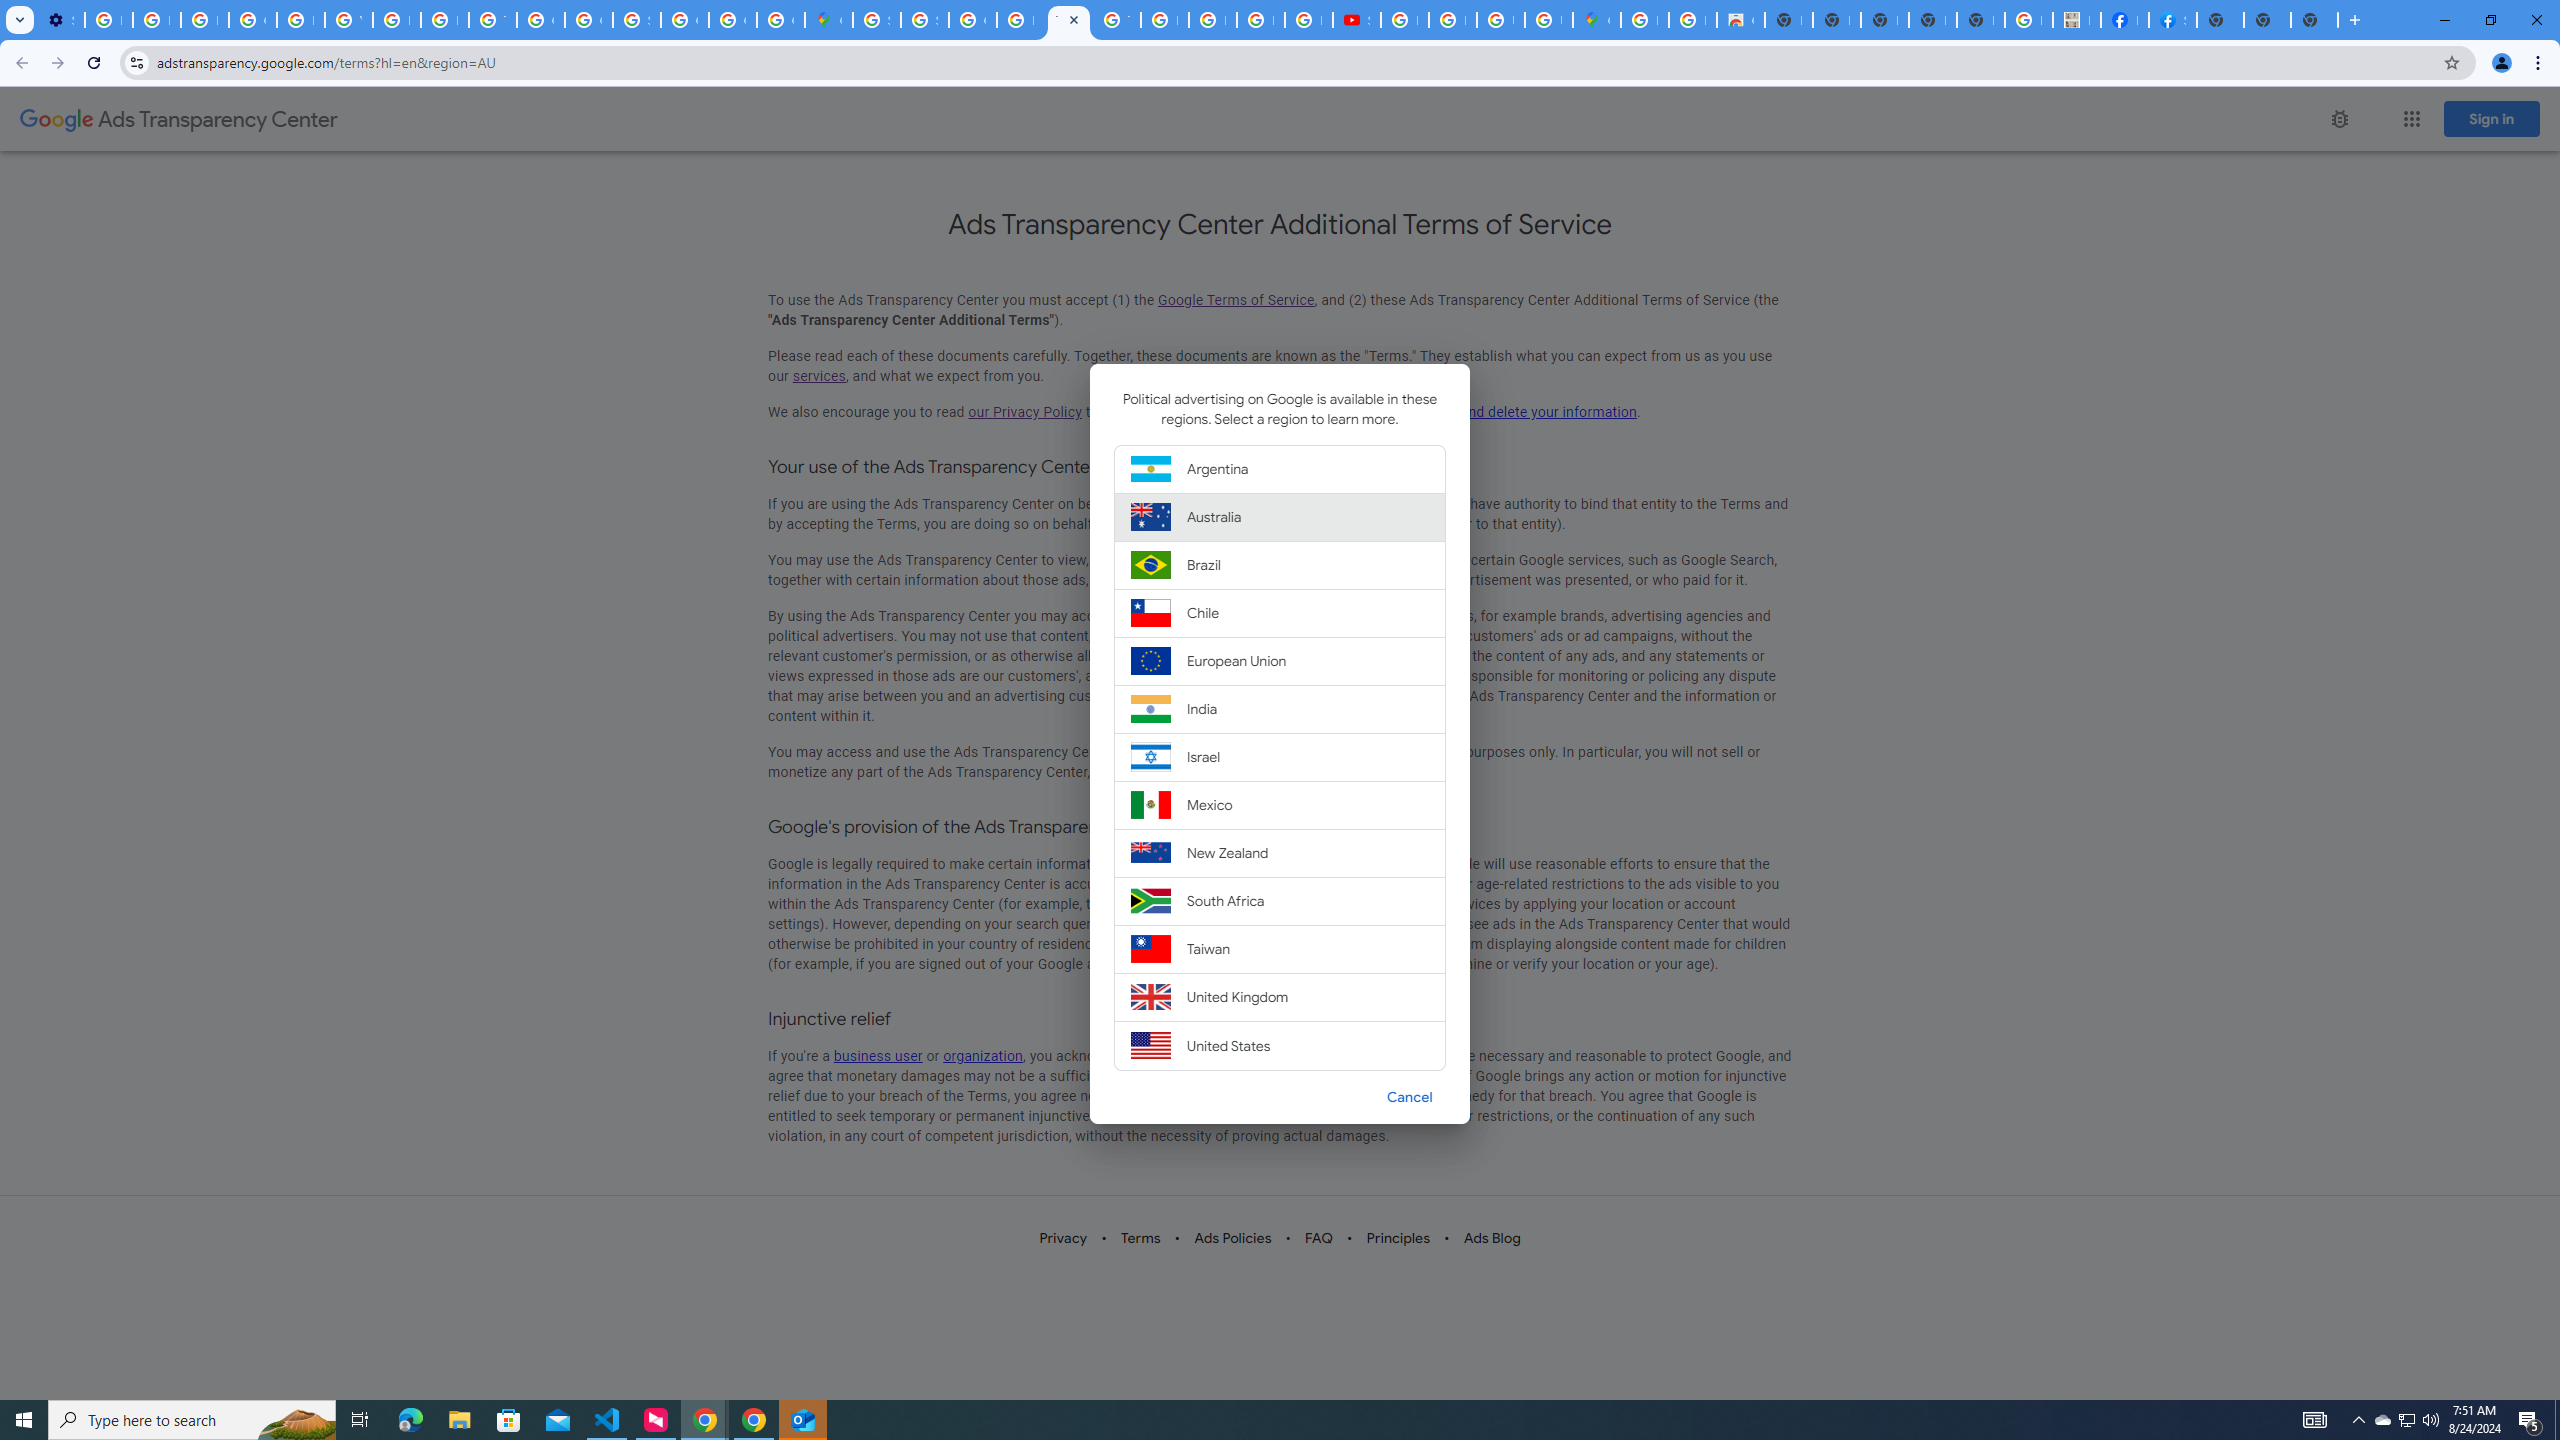 The width and height of the screenshot is (2560, 1440). What do you see at coordinates (2172, 19) in the screenshot?
I see `'Sign Up for Facebook'` at bounding box center [2172, 19].